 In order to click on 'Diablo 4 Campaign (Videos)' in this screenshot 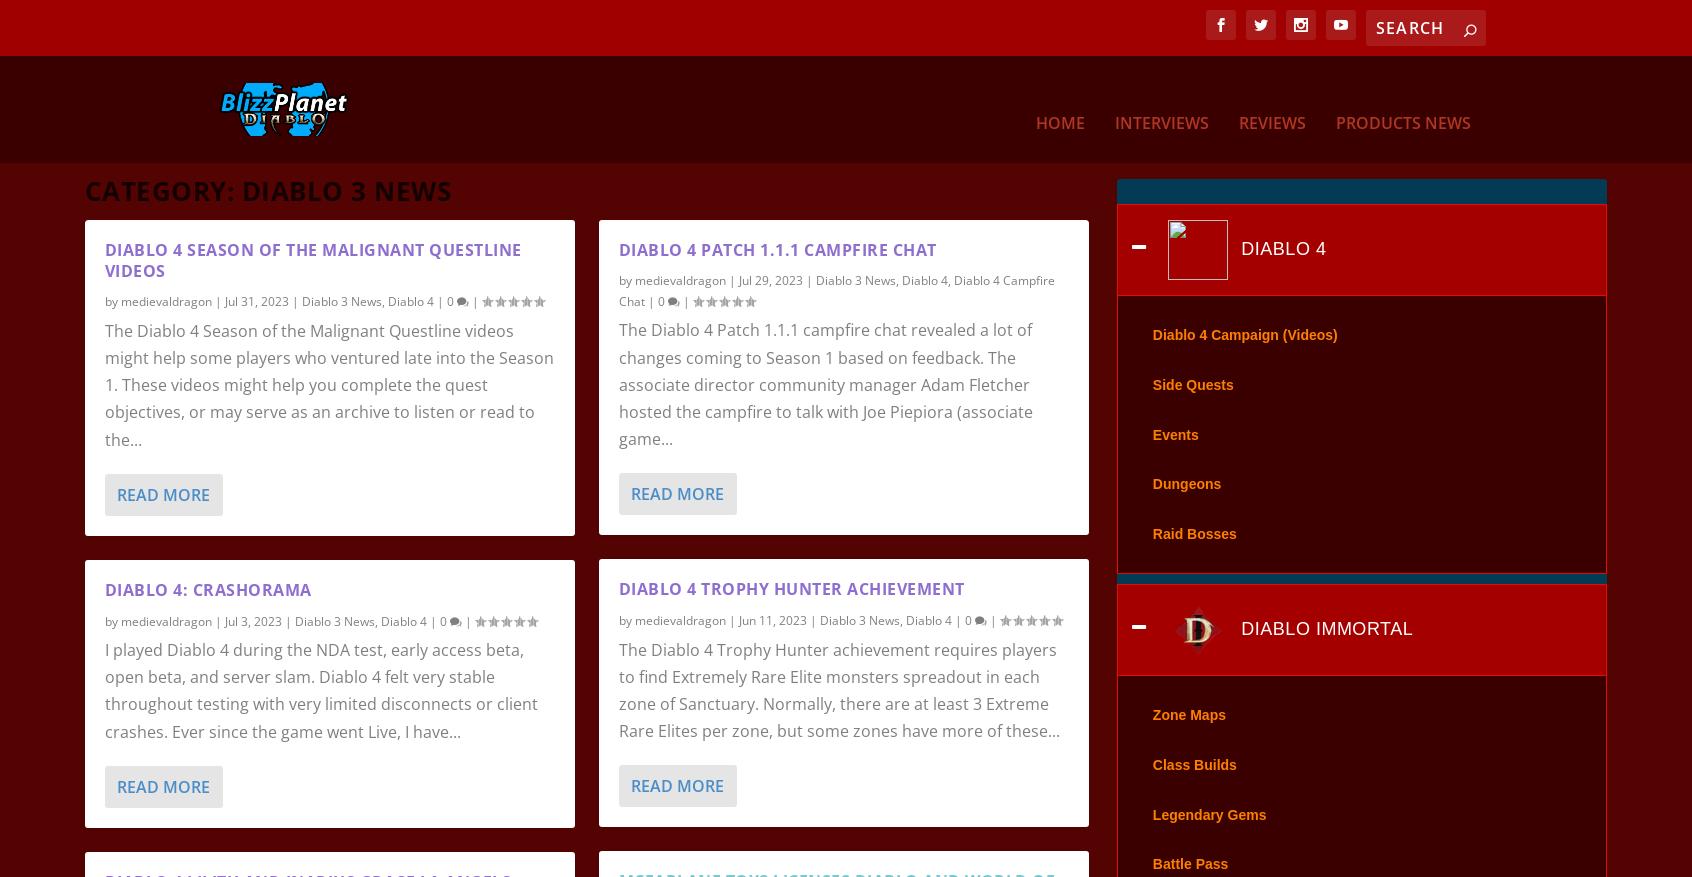, I will do `click(1244, 362)`.